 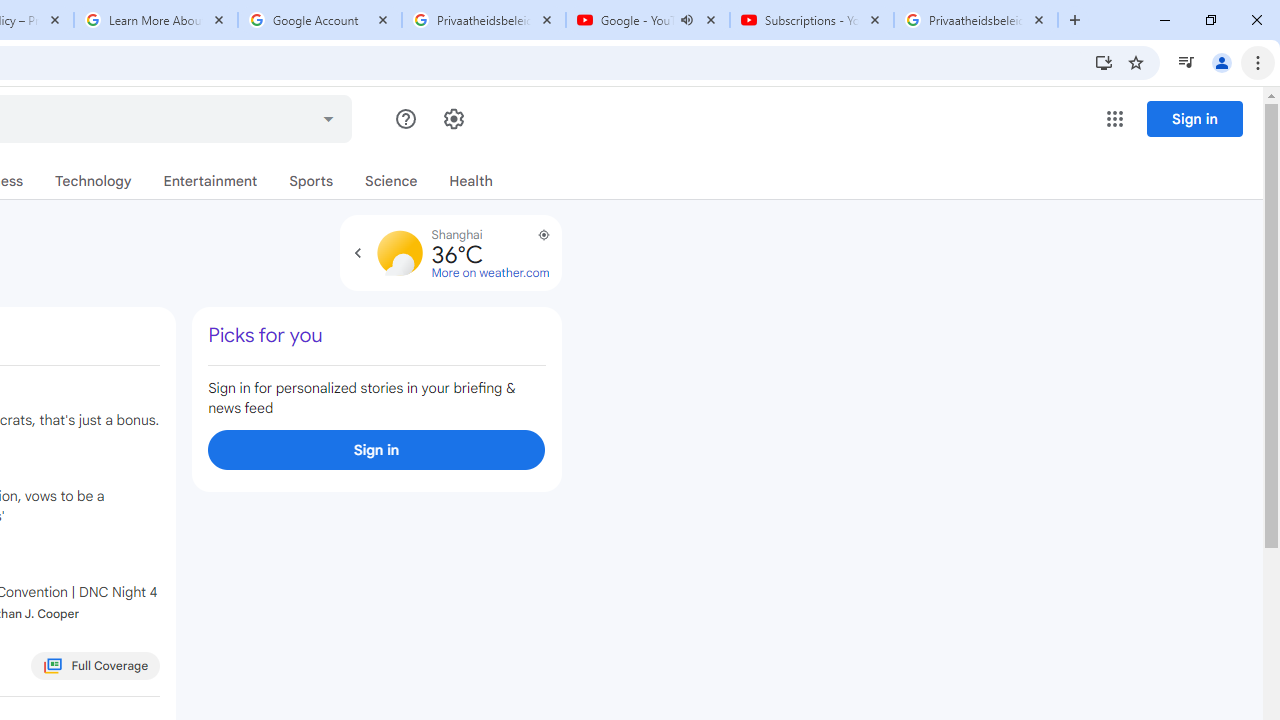 I want to click on 'Google - YouTube - Audio playing', so click(x=647, y=20).